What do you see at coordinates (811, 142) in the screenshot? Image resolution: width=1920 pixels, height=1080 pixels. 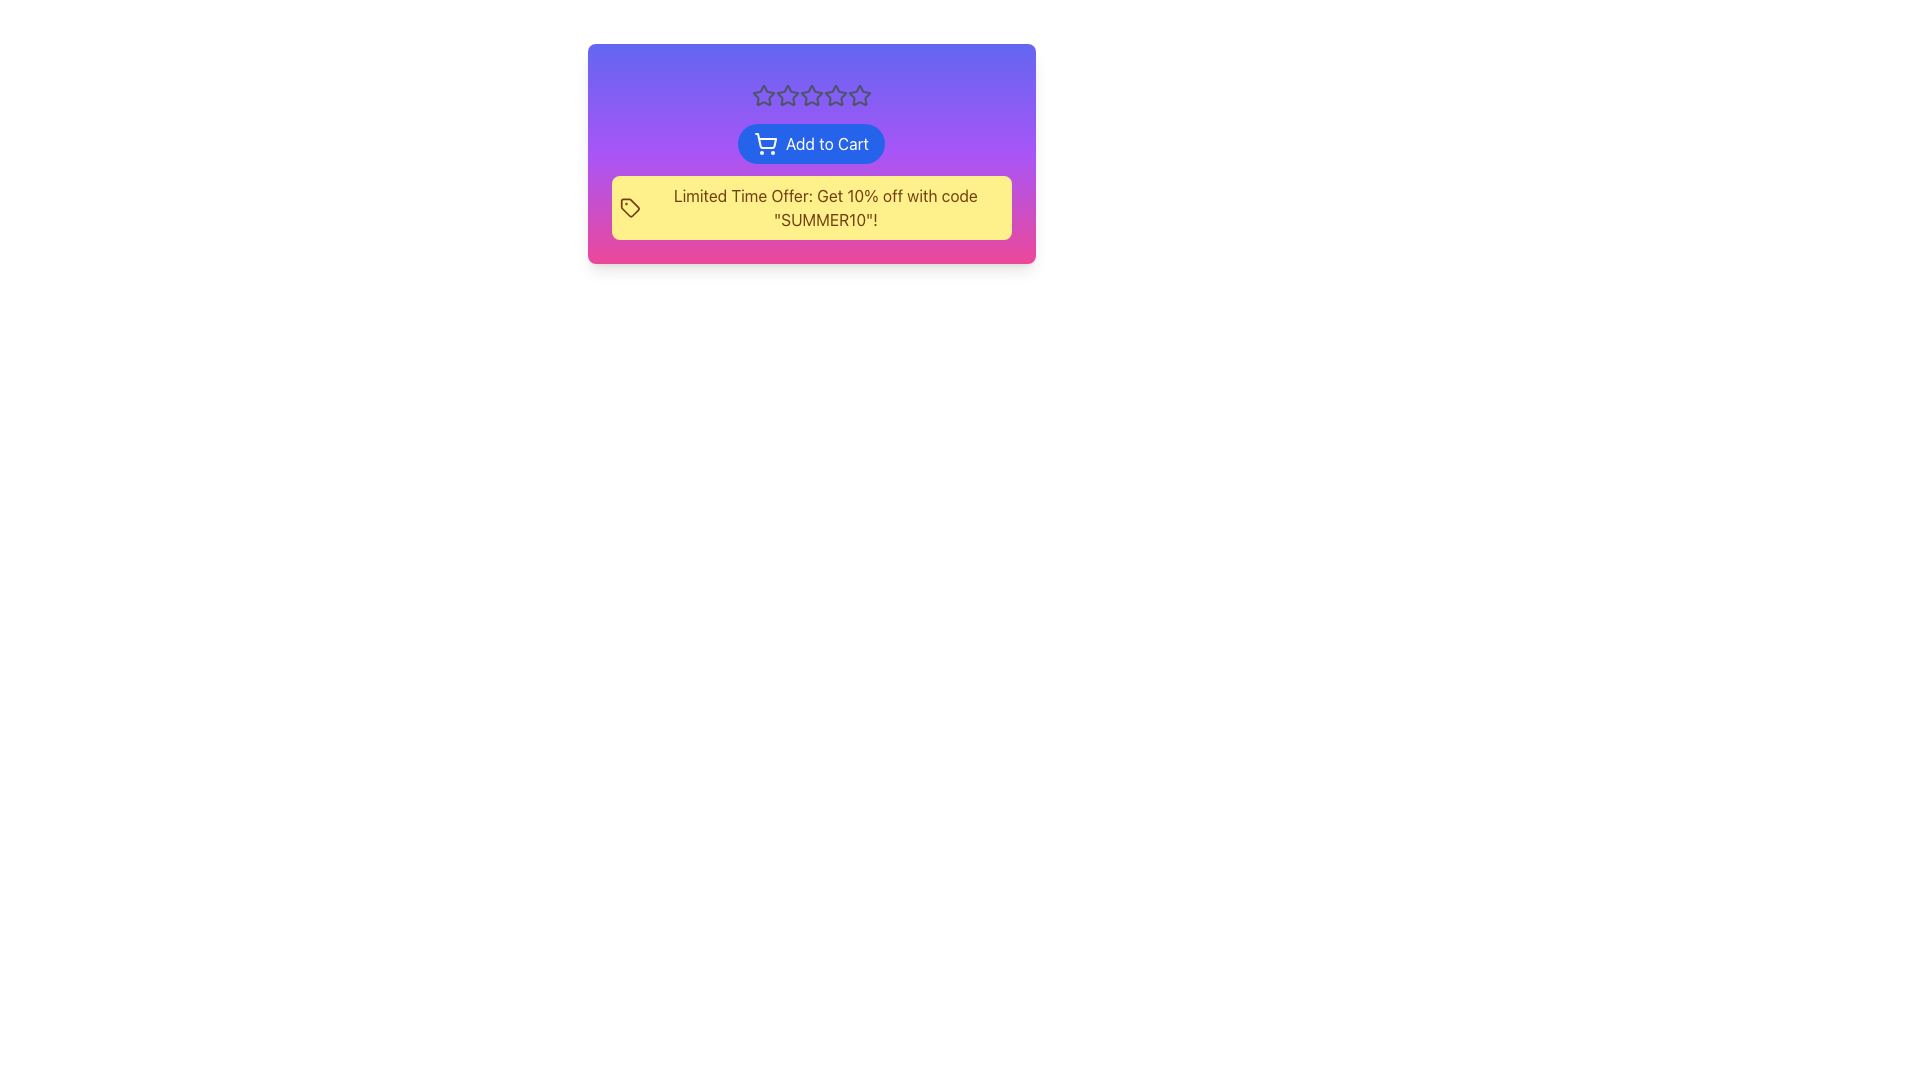 I see `the blue rounded button labeled 'Add to Cart' with a shopping cart icon` at bounding box center [811, 142].